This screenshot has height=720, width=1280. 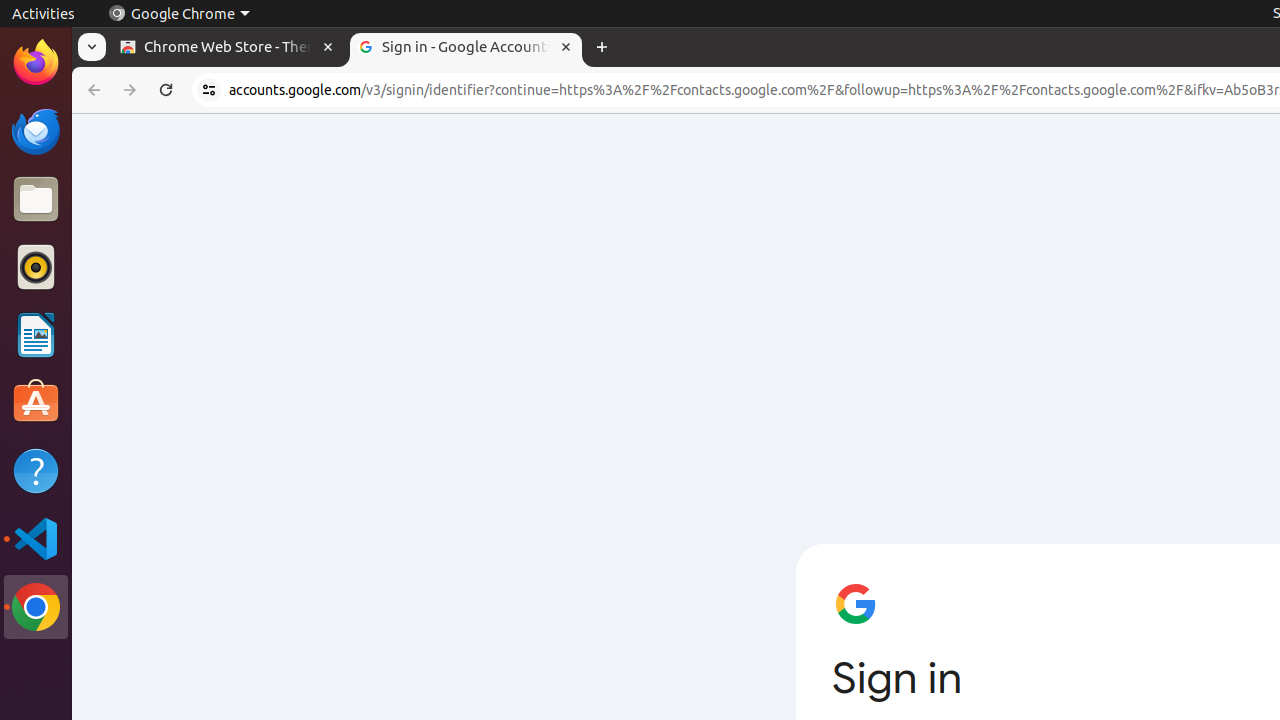 I want to click on 'Firefox Web Browser', so click(x=35, y=61).